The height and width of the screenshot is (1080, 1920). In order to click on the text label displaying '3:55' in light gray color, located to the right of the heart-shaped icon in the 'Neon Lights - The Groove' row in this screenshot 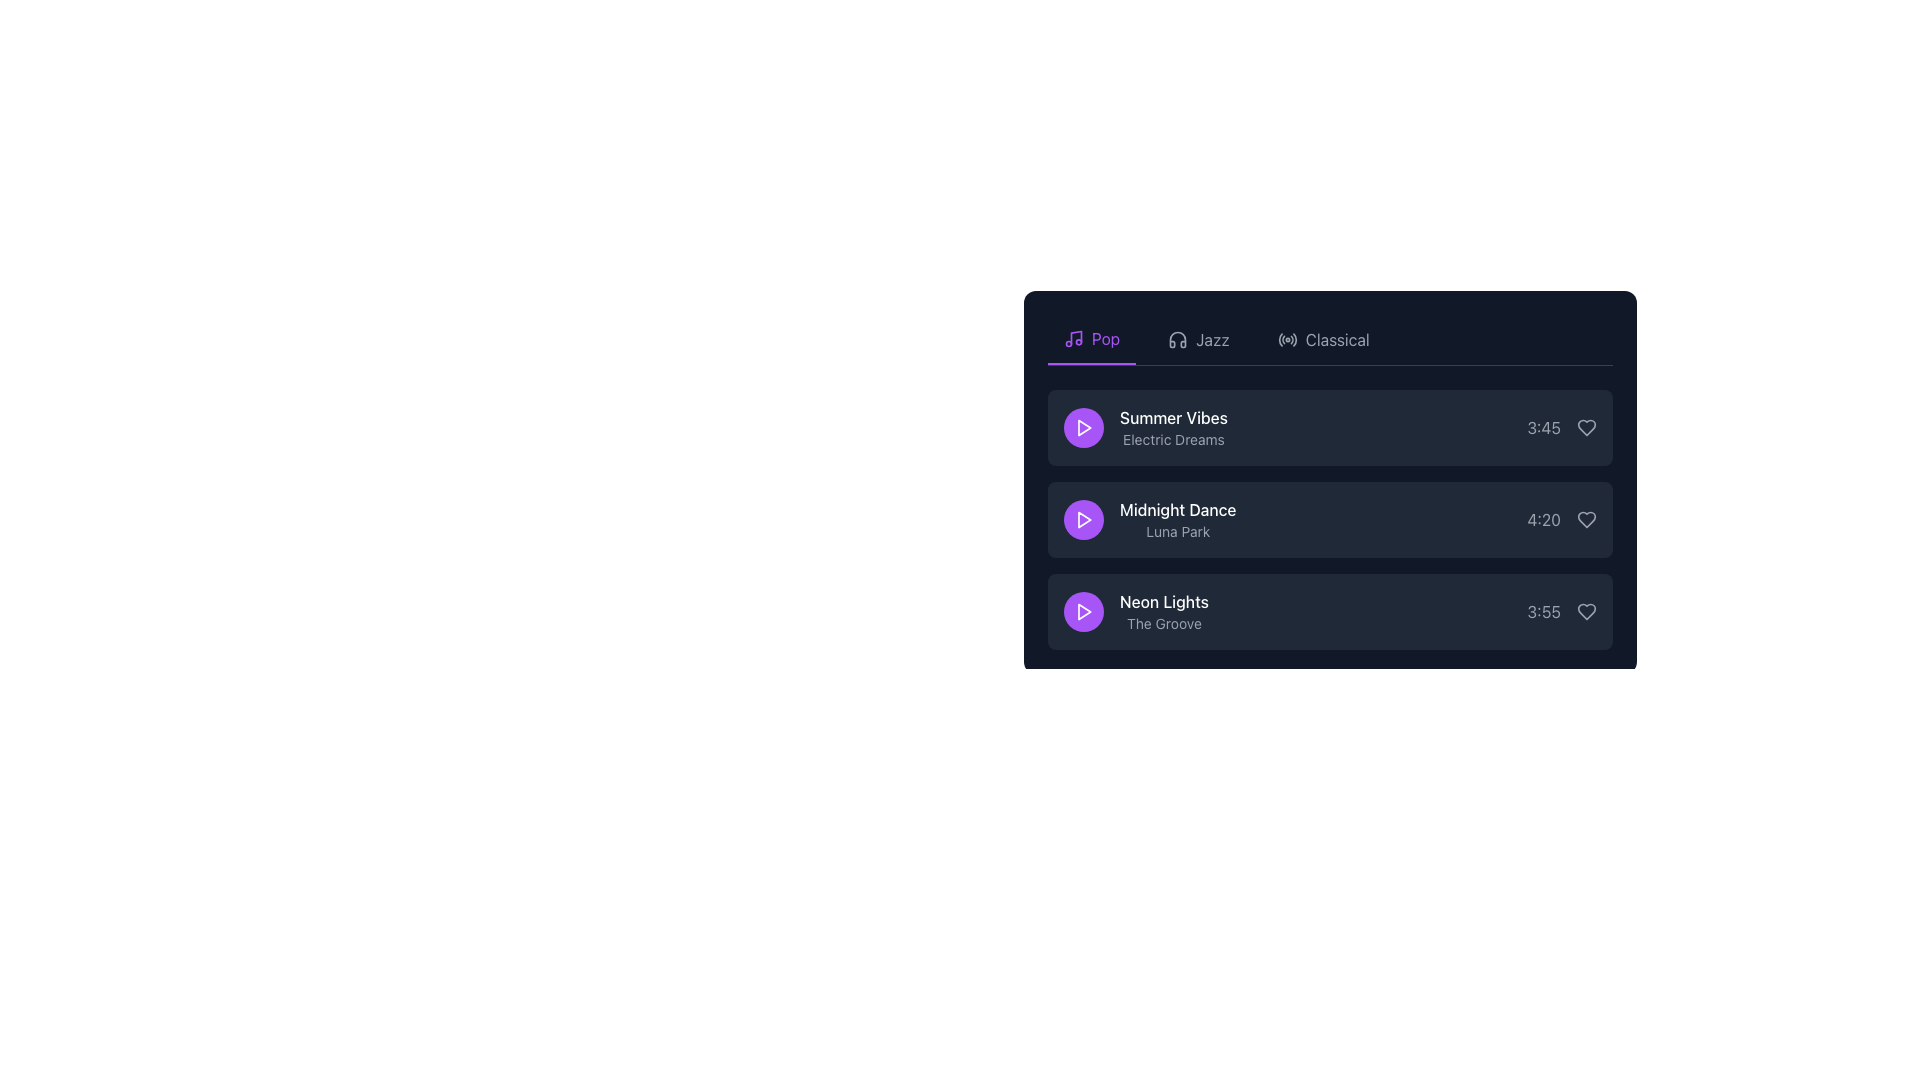, I will do `click(1561, 611)`.